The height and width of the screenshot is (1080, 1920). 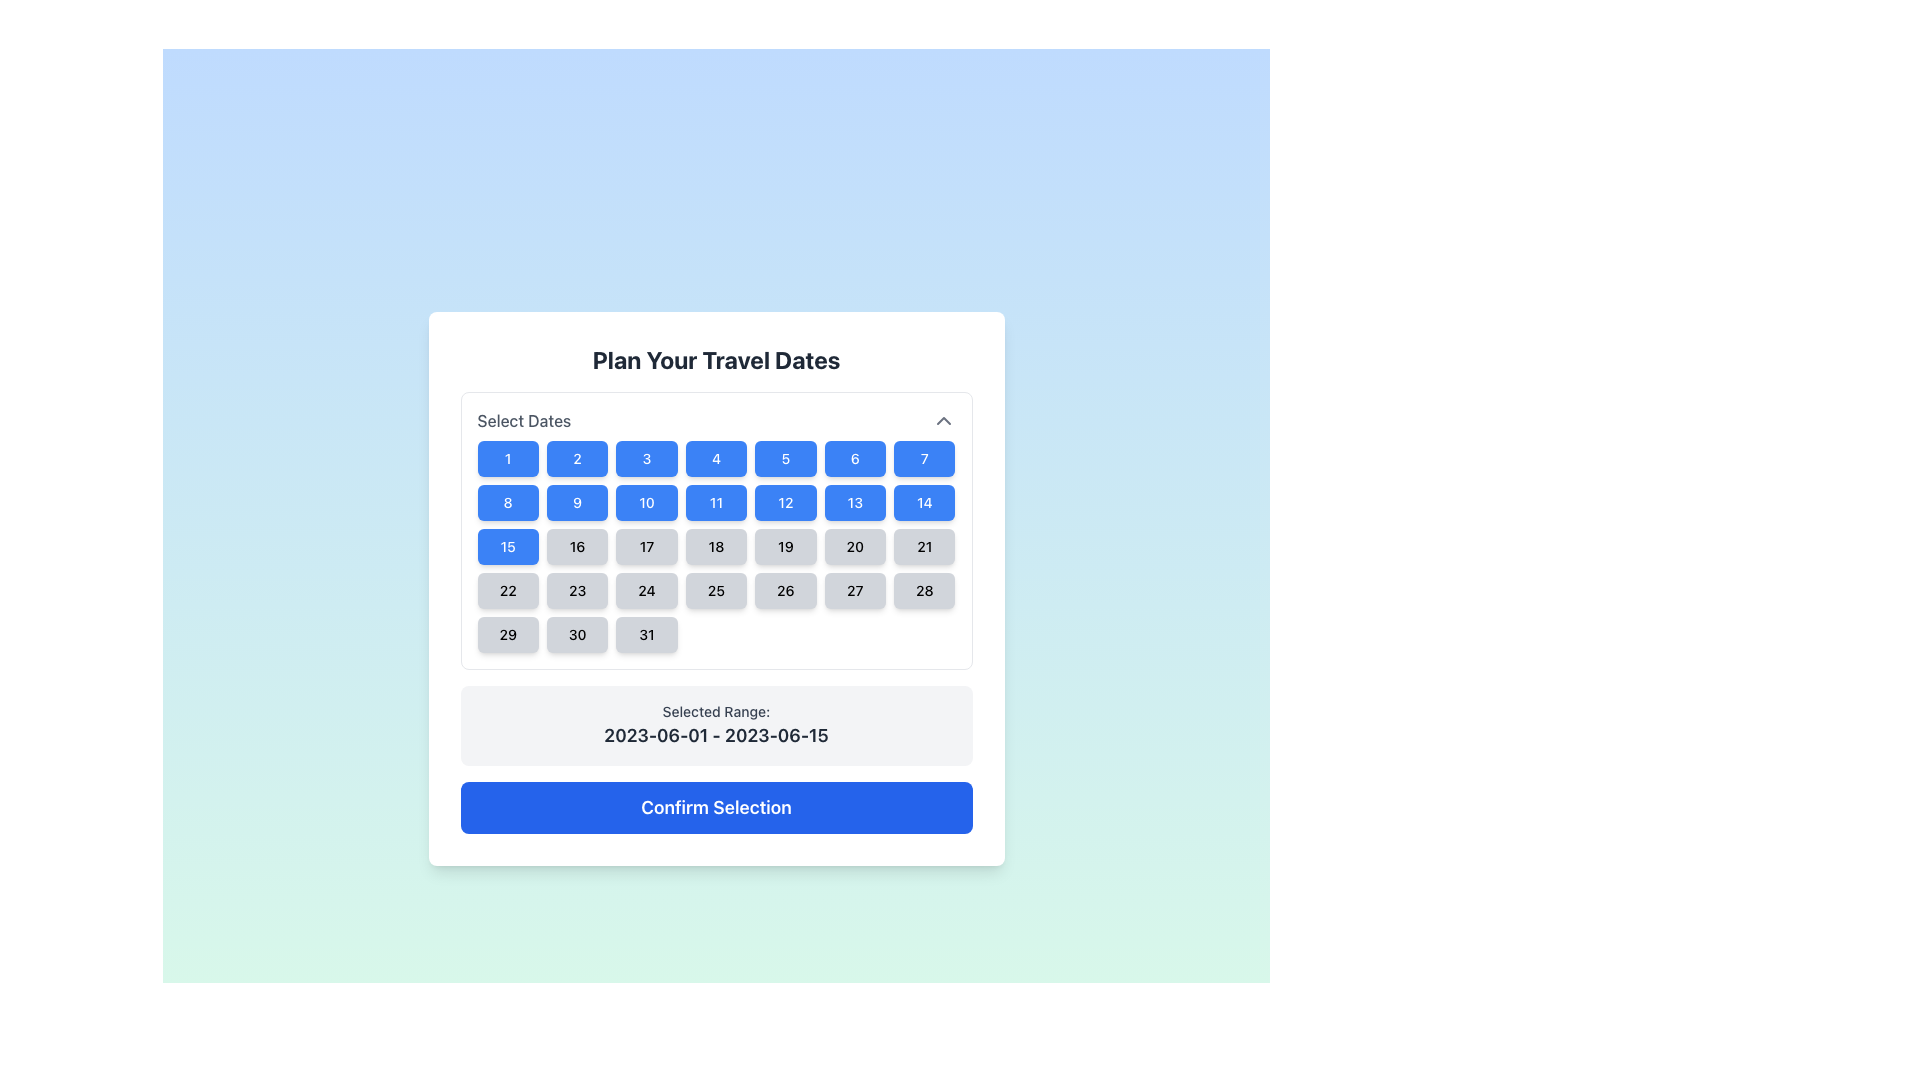 I want to click on the Informational display box that shows the date range '2023-06-01 - 2023-06-15' and the label 'Selected Range:', so click(x=716, y=725).